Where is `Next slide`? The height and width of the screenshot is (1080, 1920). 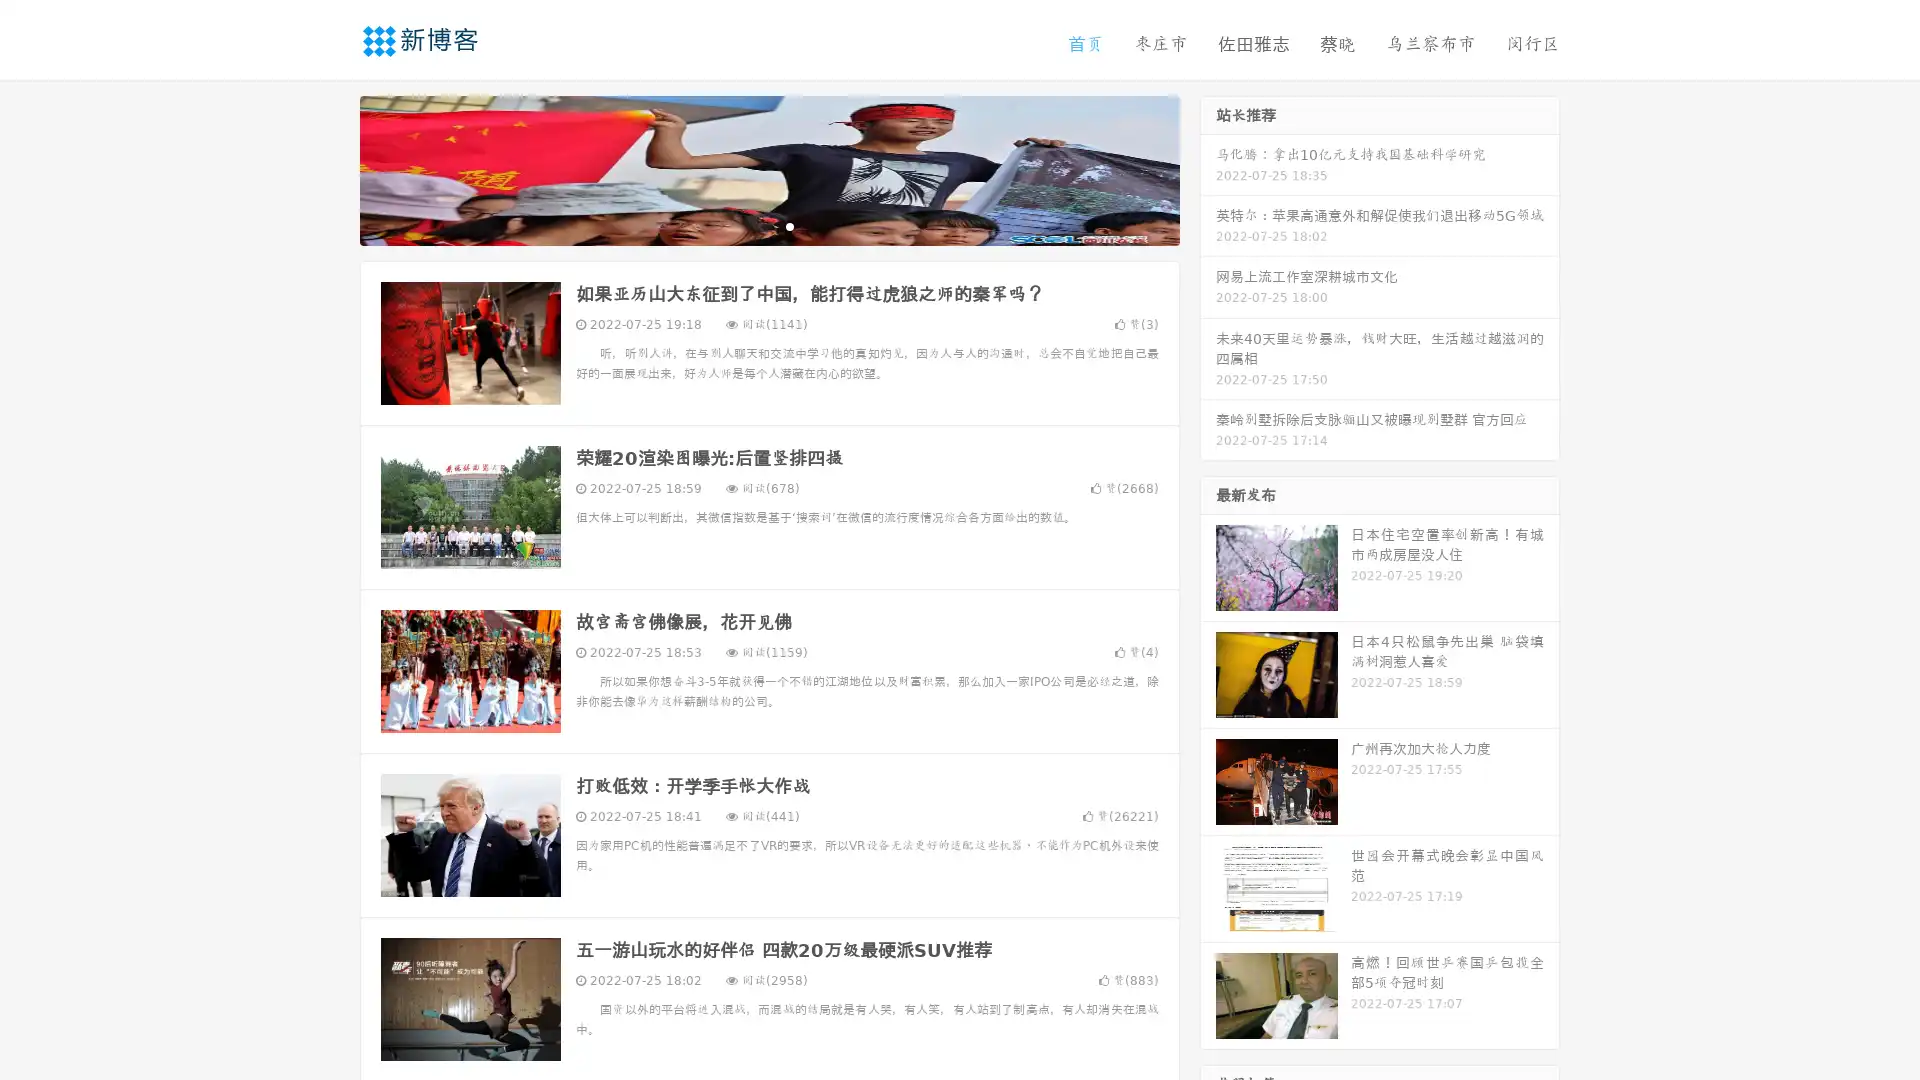 Next slide is located at coordinates (1208, 168).